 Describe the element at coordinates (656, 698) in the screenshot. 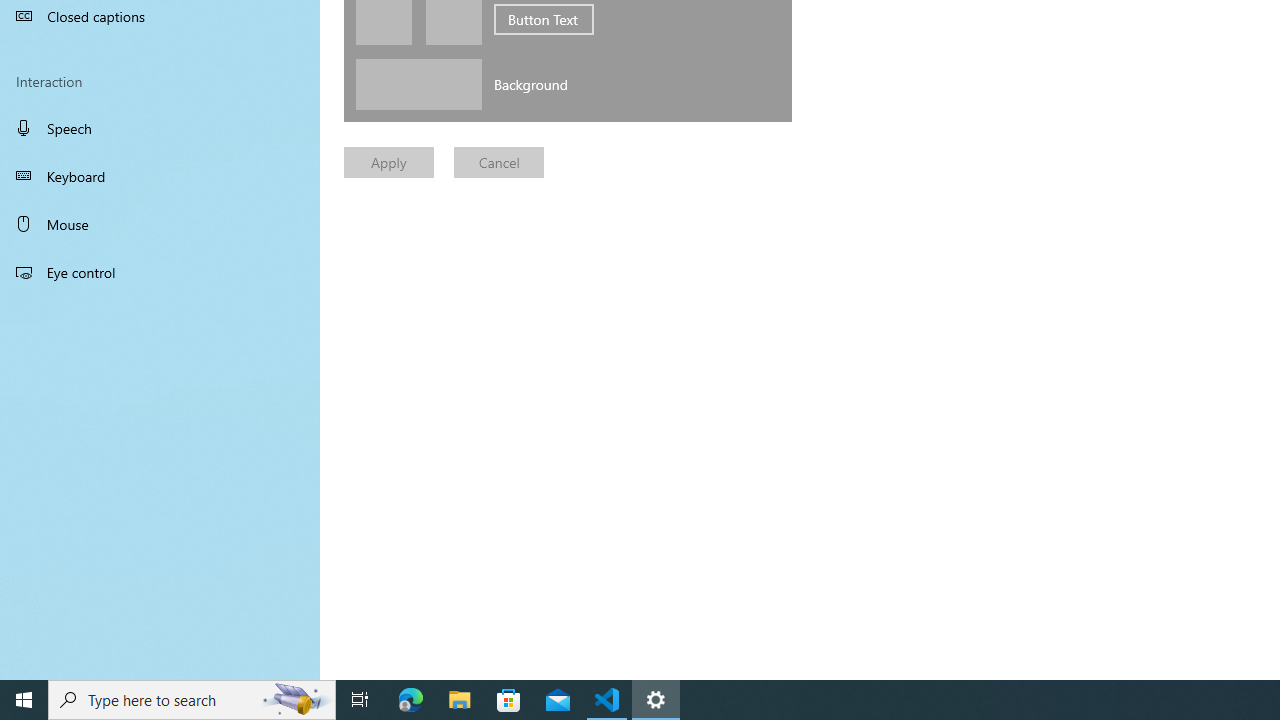

I see `'Settings - 1 running window'` at that location.